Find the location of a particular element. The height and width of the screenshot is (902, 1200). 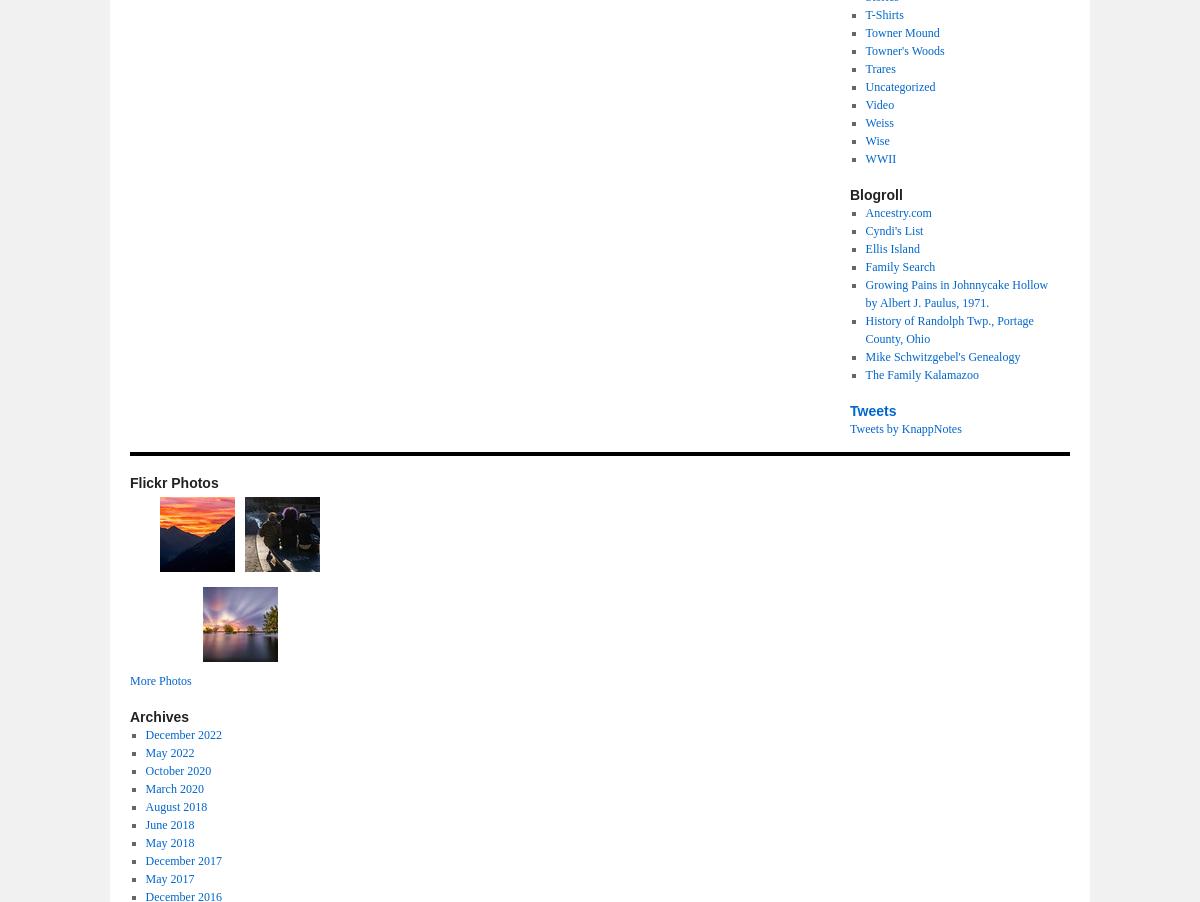

'Mike Schwitzgebel's Genealogy' is located at coordinates (942, 356).